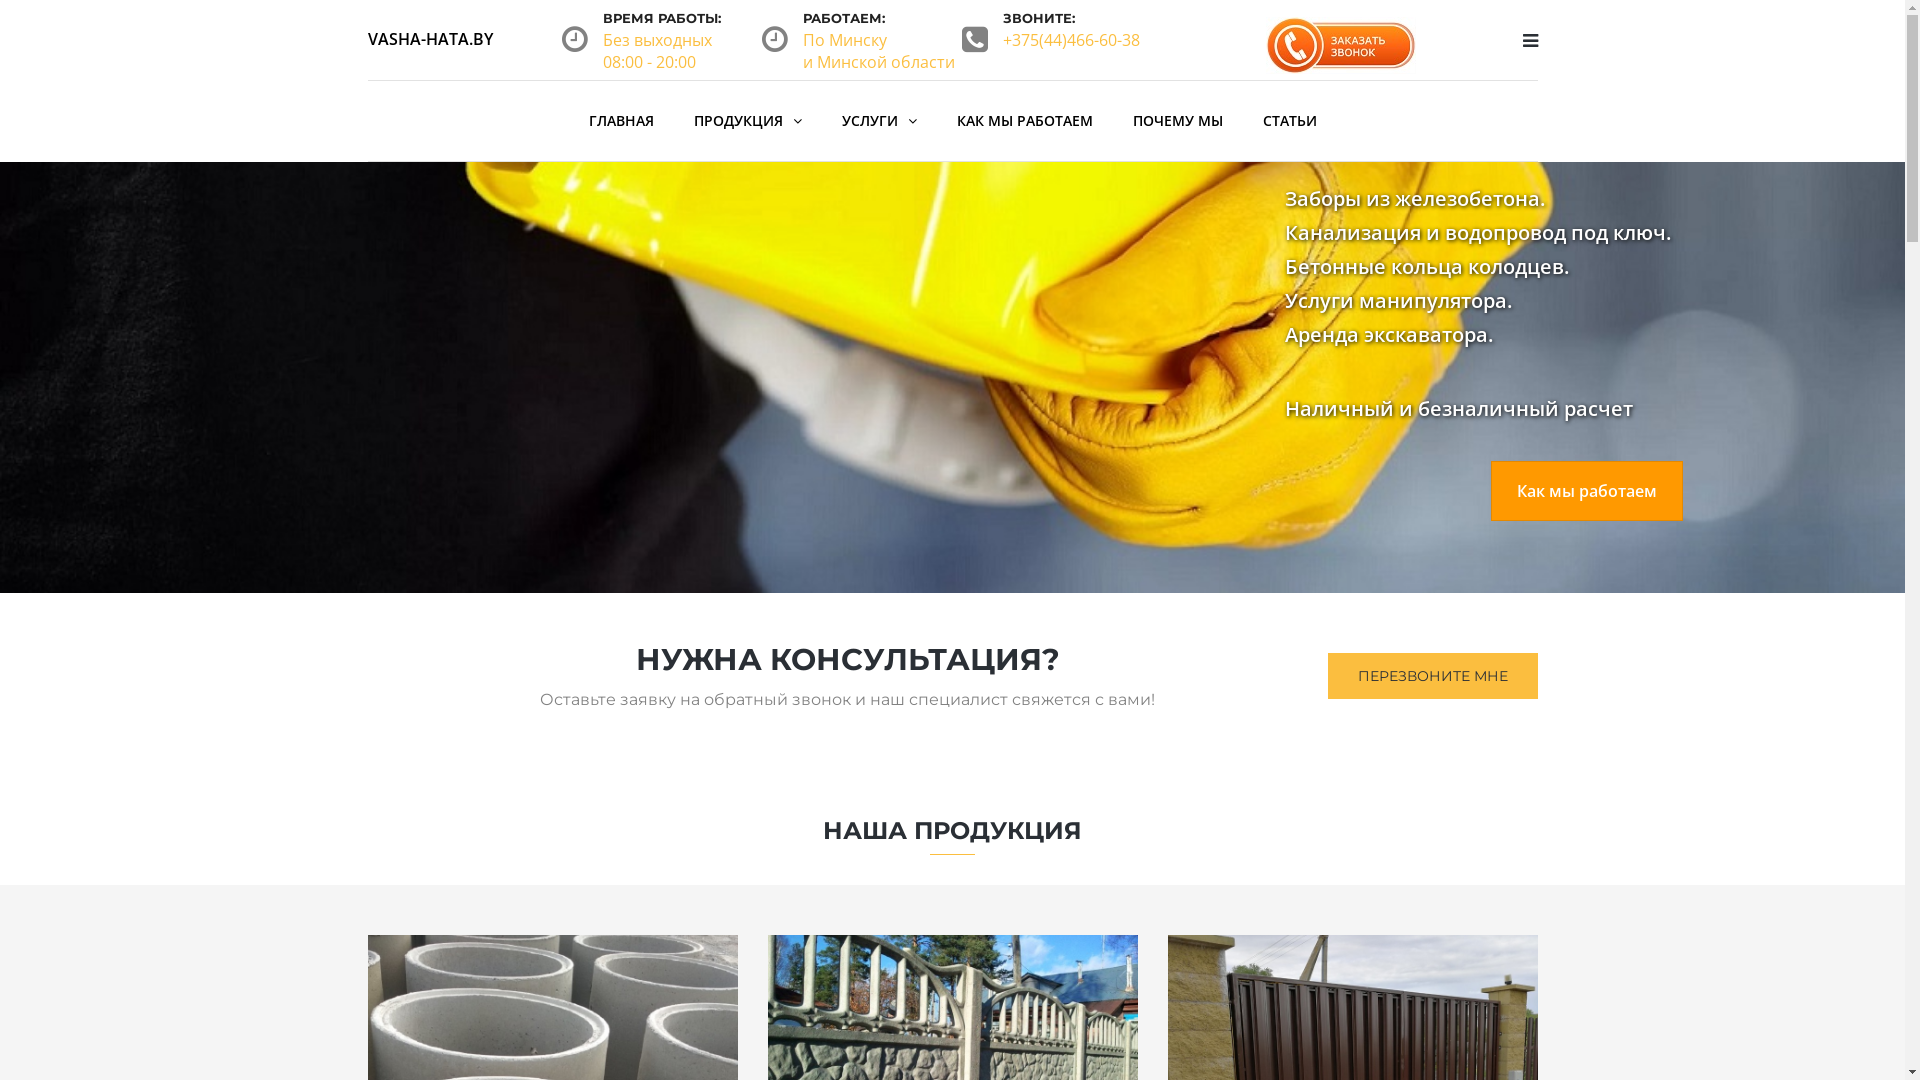 The height and width of the screenshot is (1080, 1920). What do you see at coordinates (429, 38) in the screenshot?
I see `'VASHA-HATA.BY'` at bounding box center [429, 38].